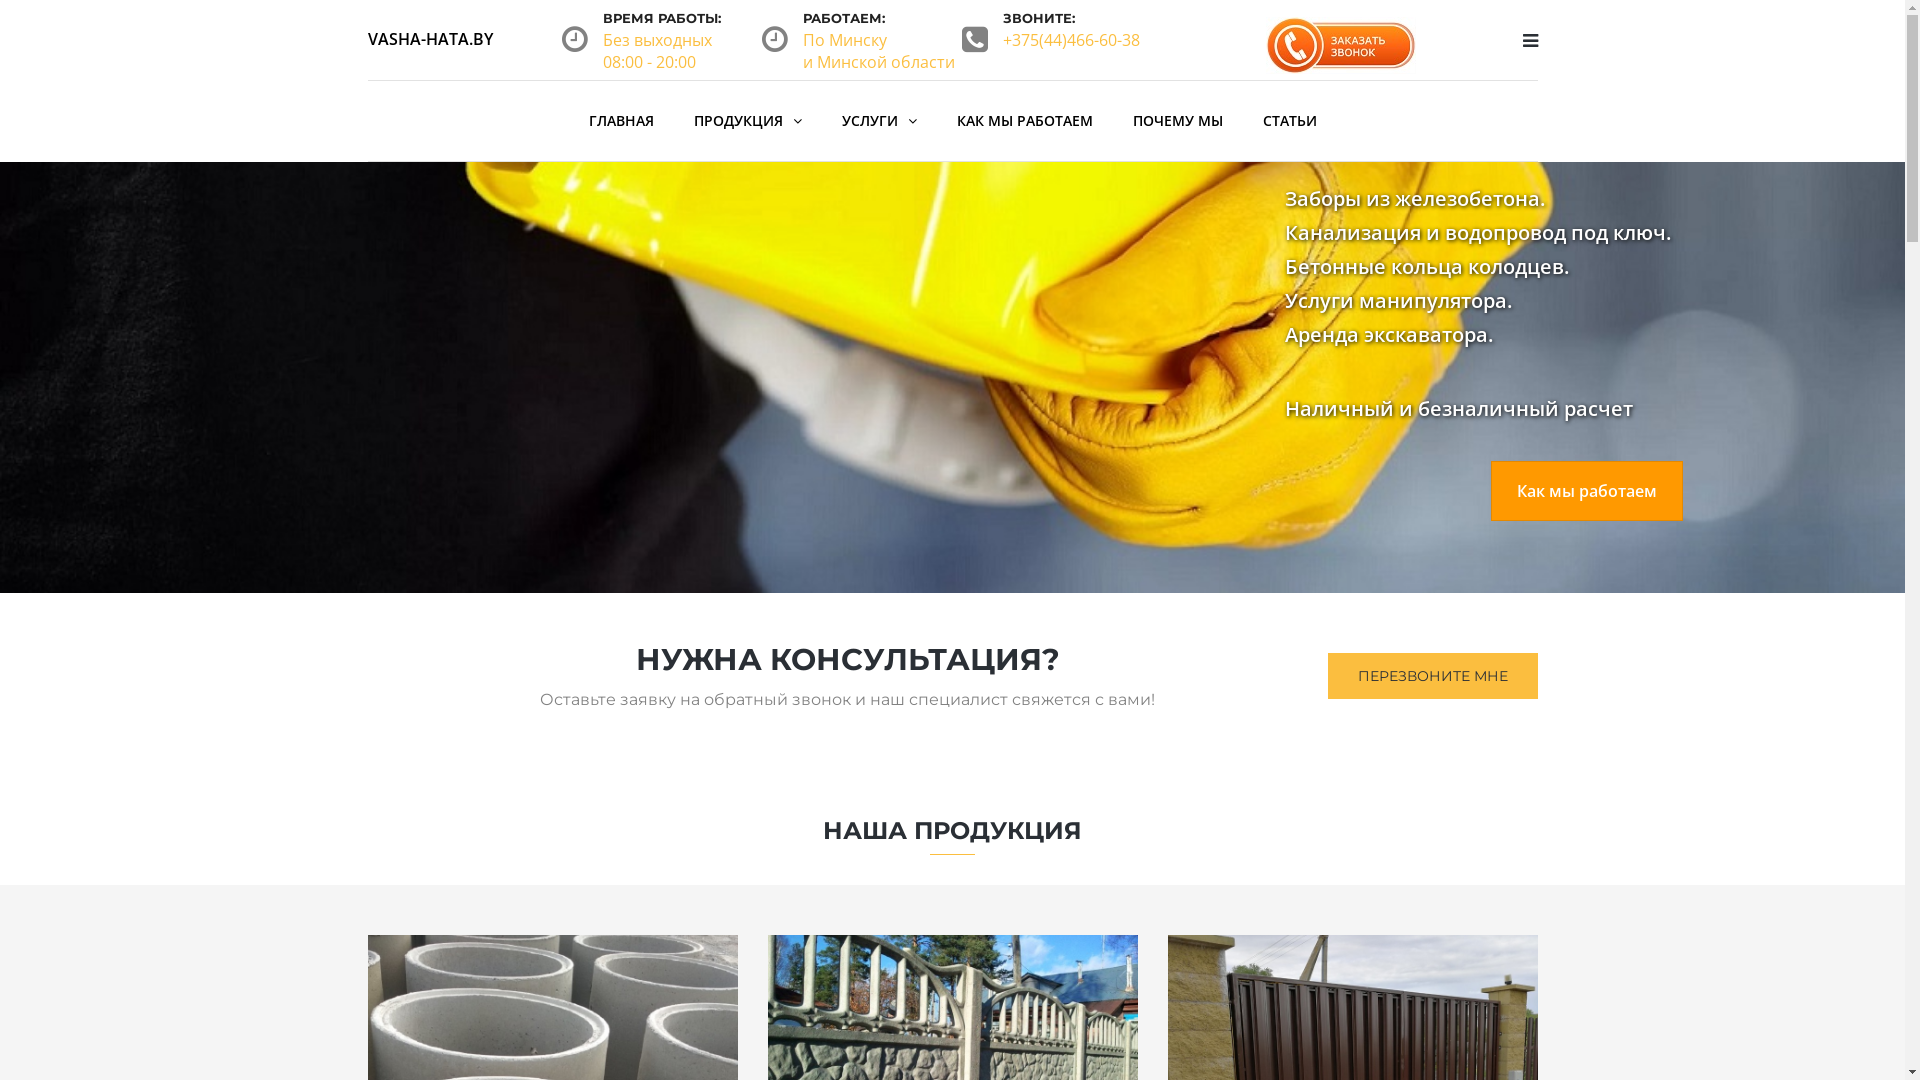 The height and width of the screenshot is (1080, 1920). What do you see at coordinates (429, 38) in the screenshot?
I see `'VASHA-HATA.BY'` at bounding box center [429, 38].